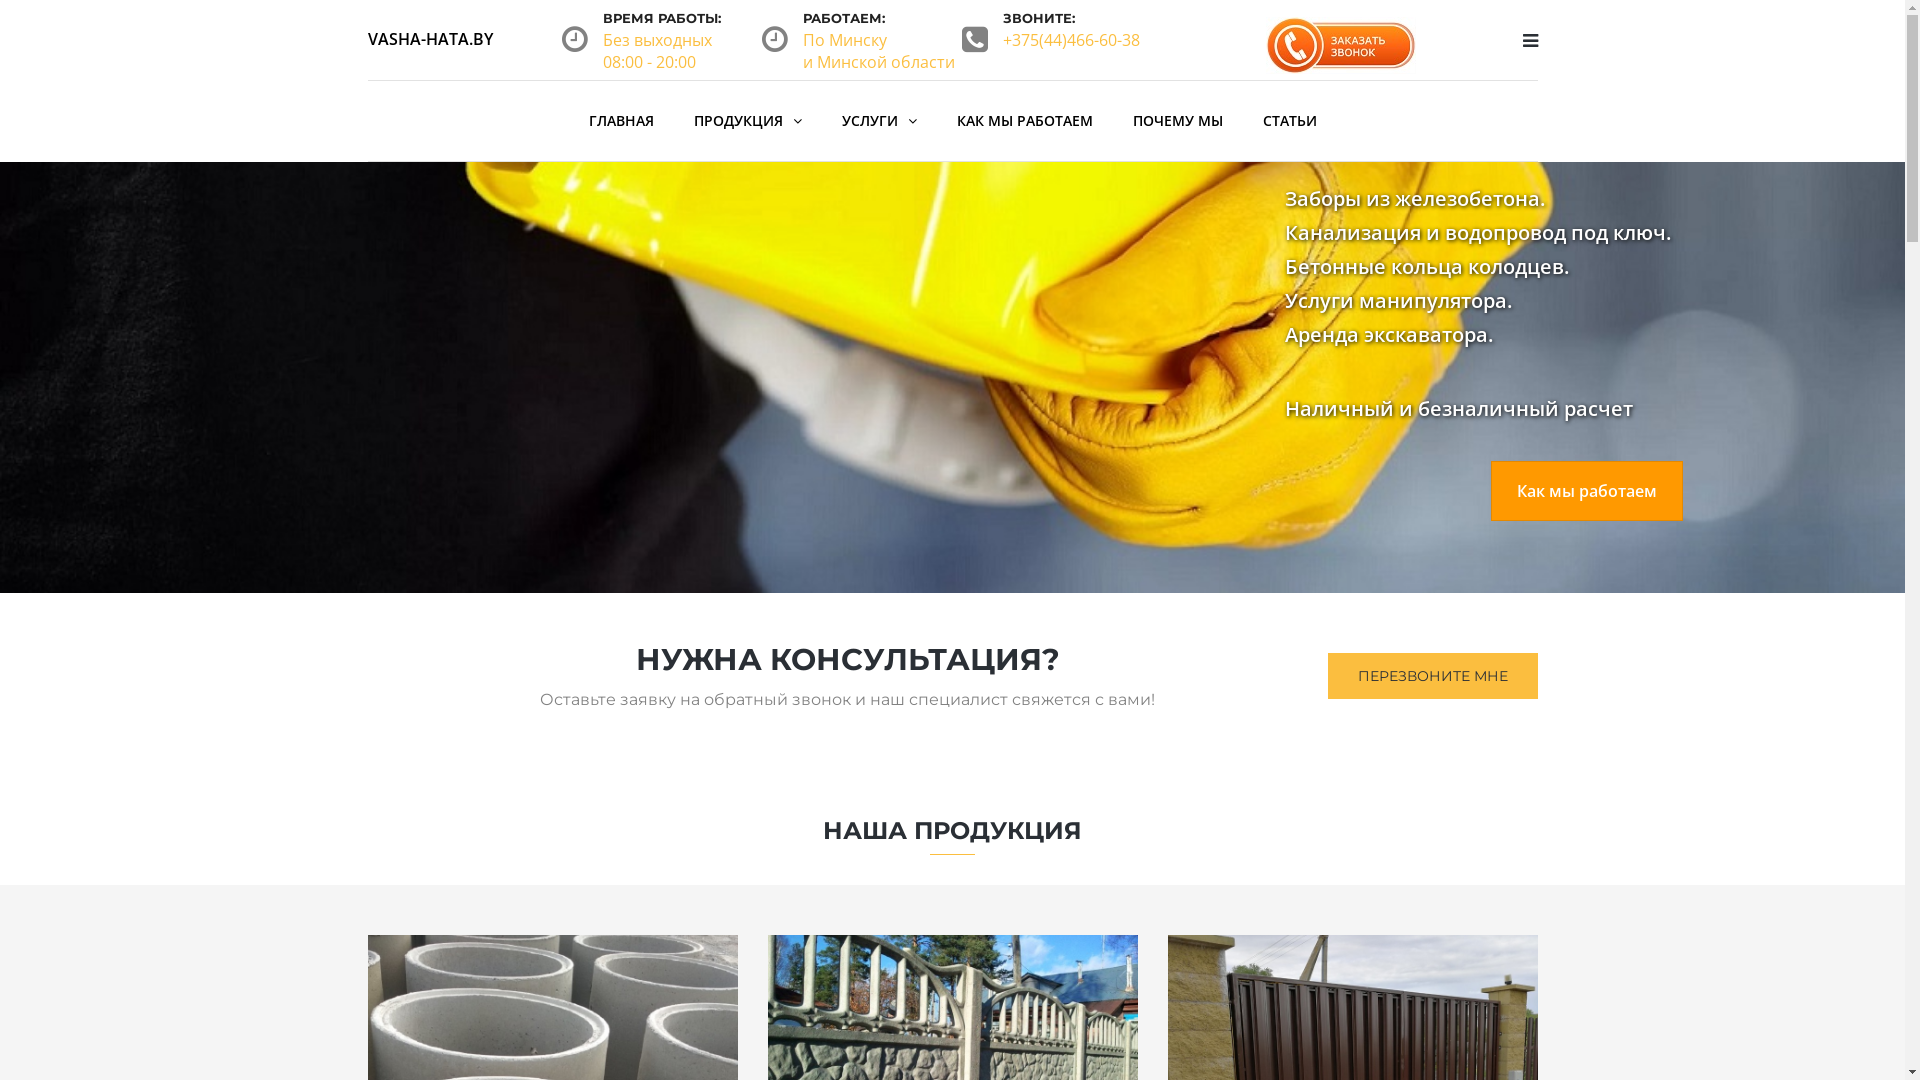 The height and width of the screenshot is (1080, 1920). What do you see at coordinates (429, 38) in the screenshot?
I see `'VASHA-HATA.BY'` at bounding box center [429, 38].